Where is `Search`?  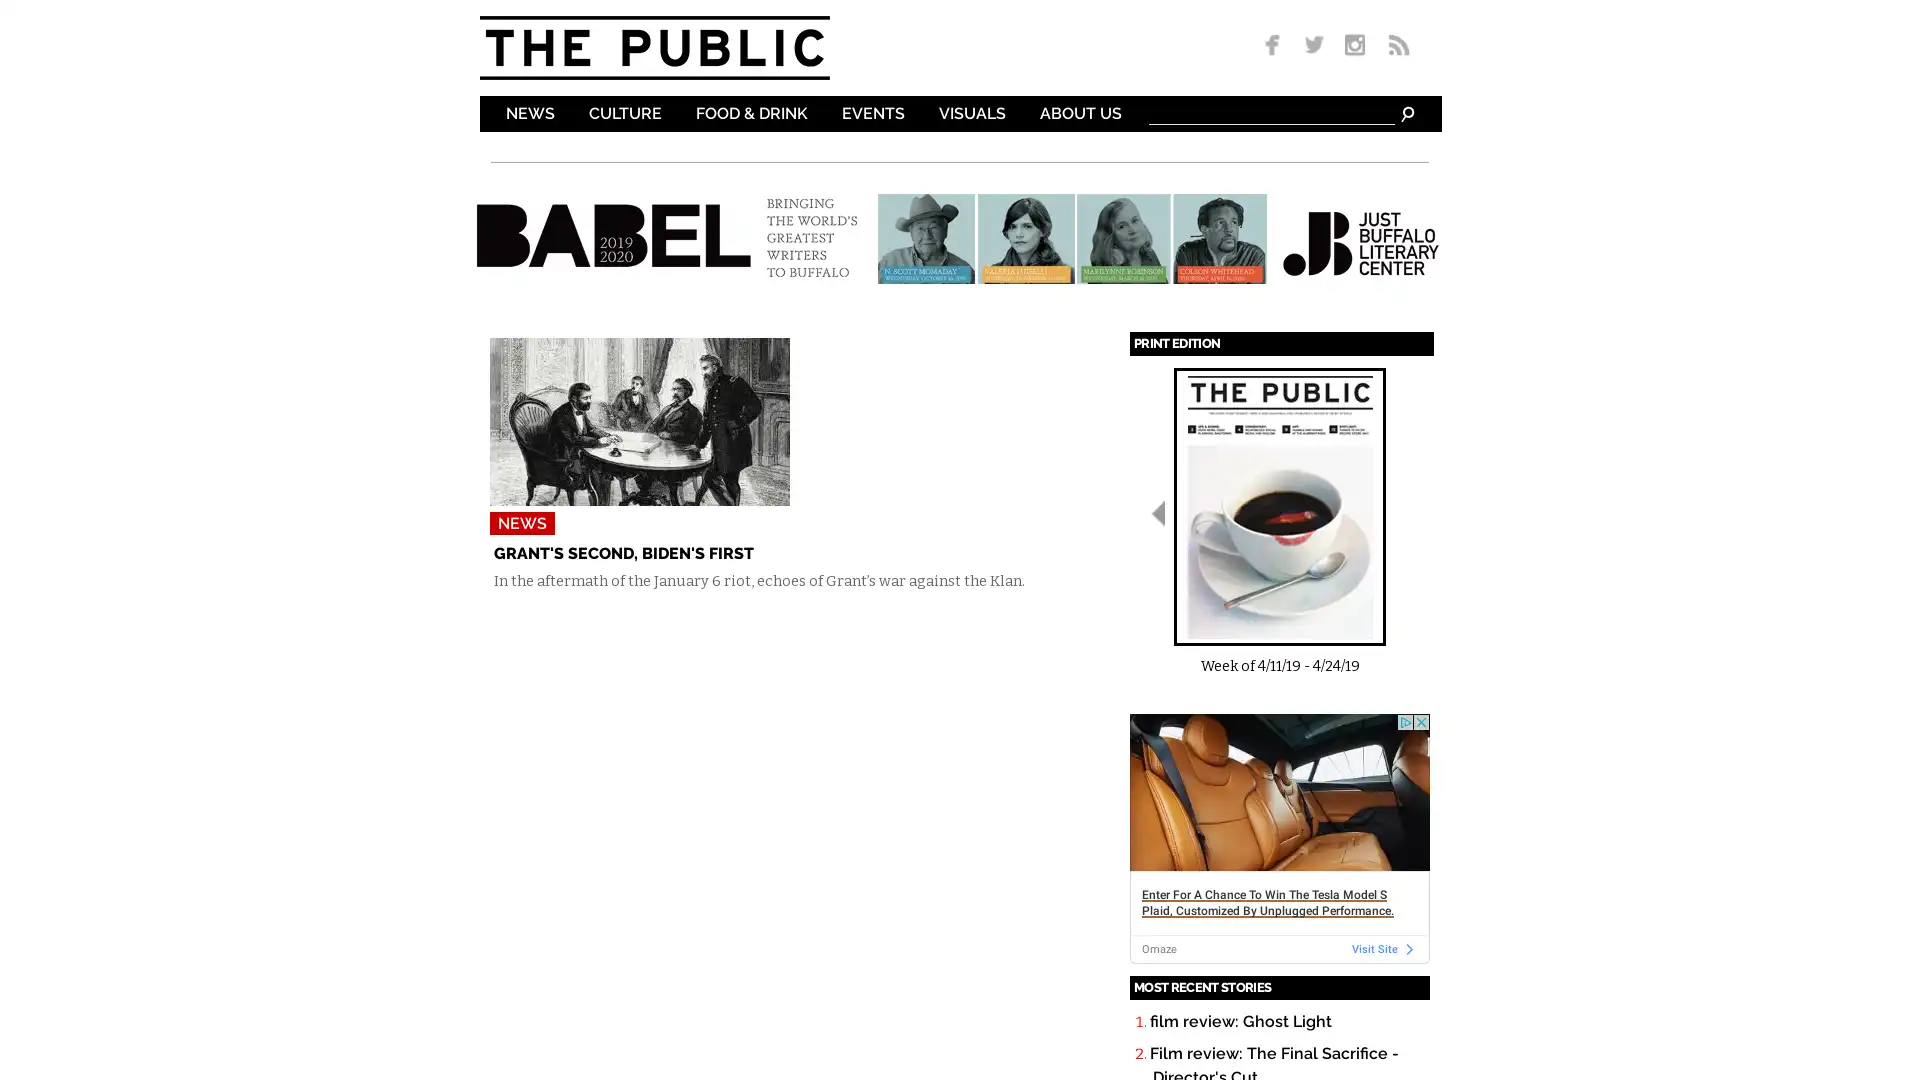 Search is located at coordinates (1404, 112).